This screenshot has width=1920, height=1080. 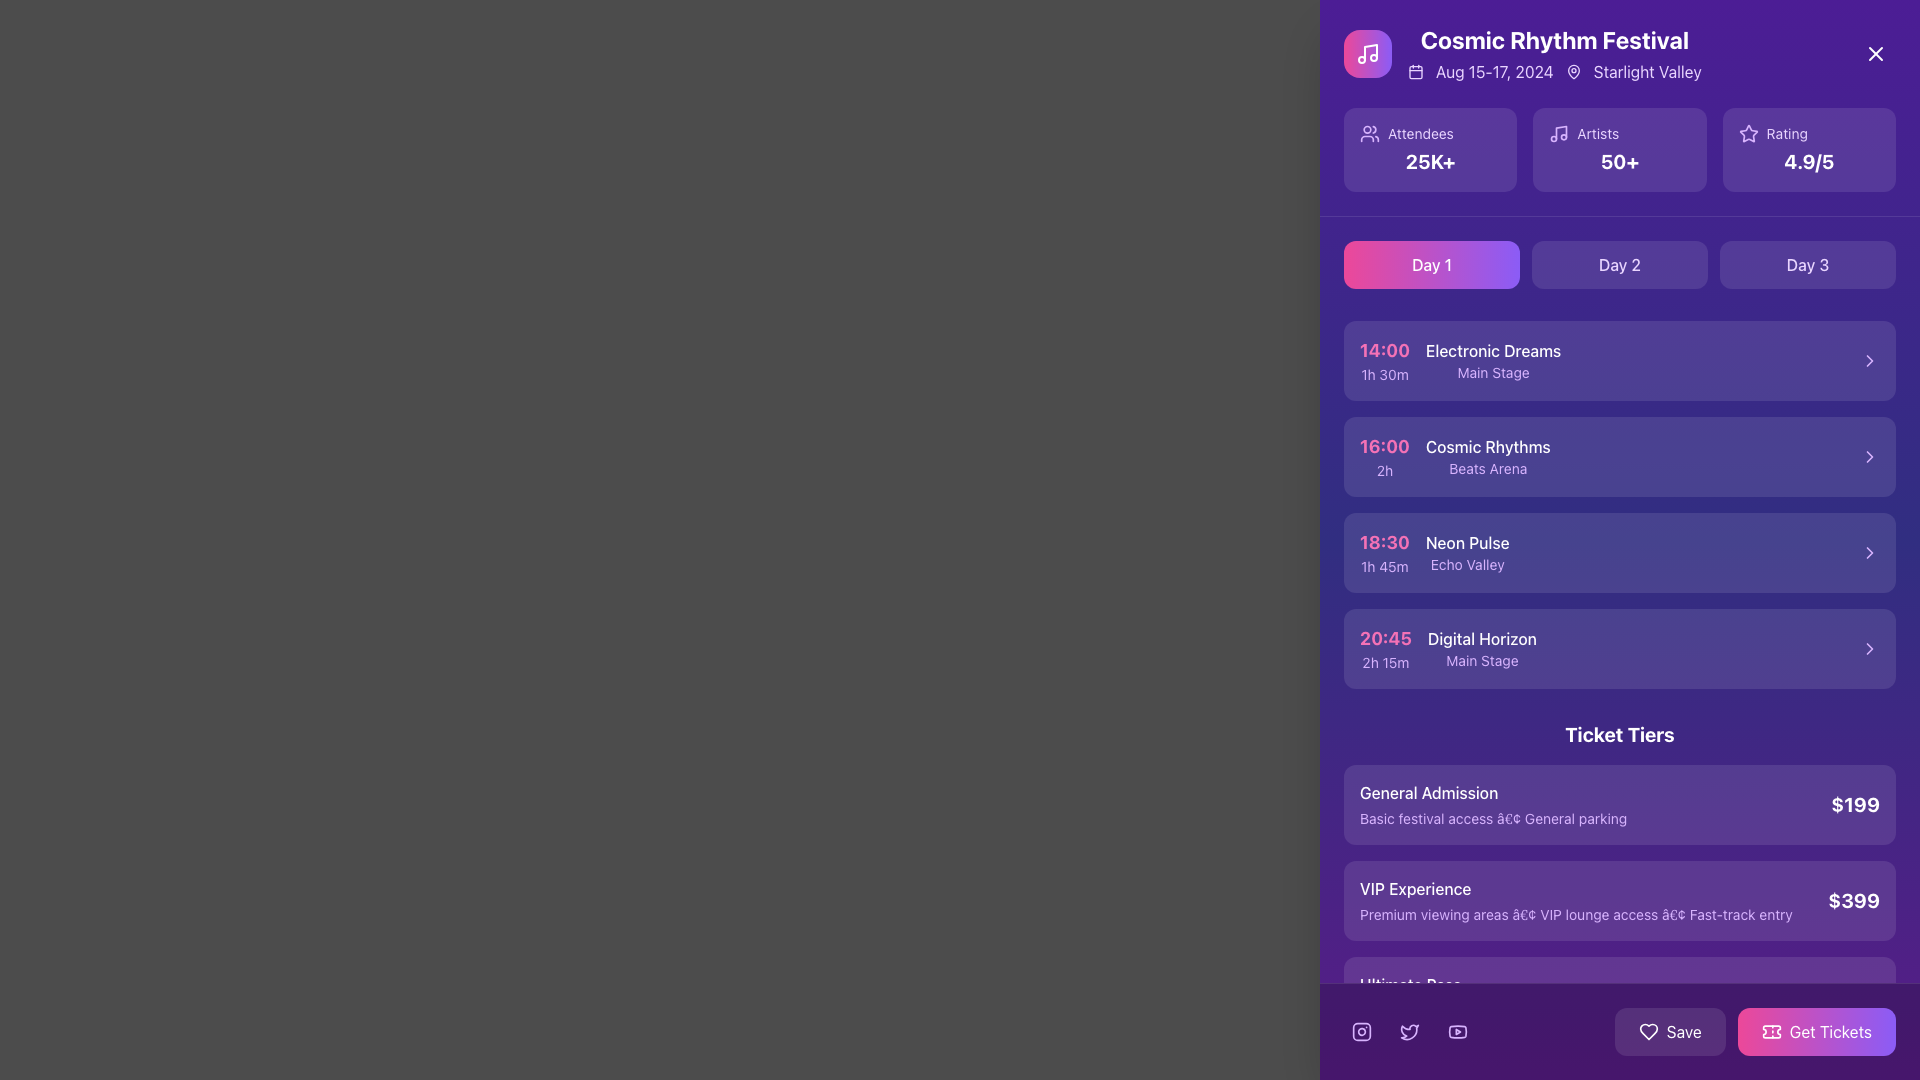 I want to click on the first list item for 'Electronic Dreams' scheduled at '14:00' under the 'Day 1' tab to trigger visual feedback, so click(x=1620, y=361).